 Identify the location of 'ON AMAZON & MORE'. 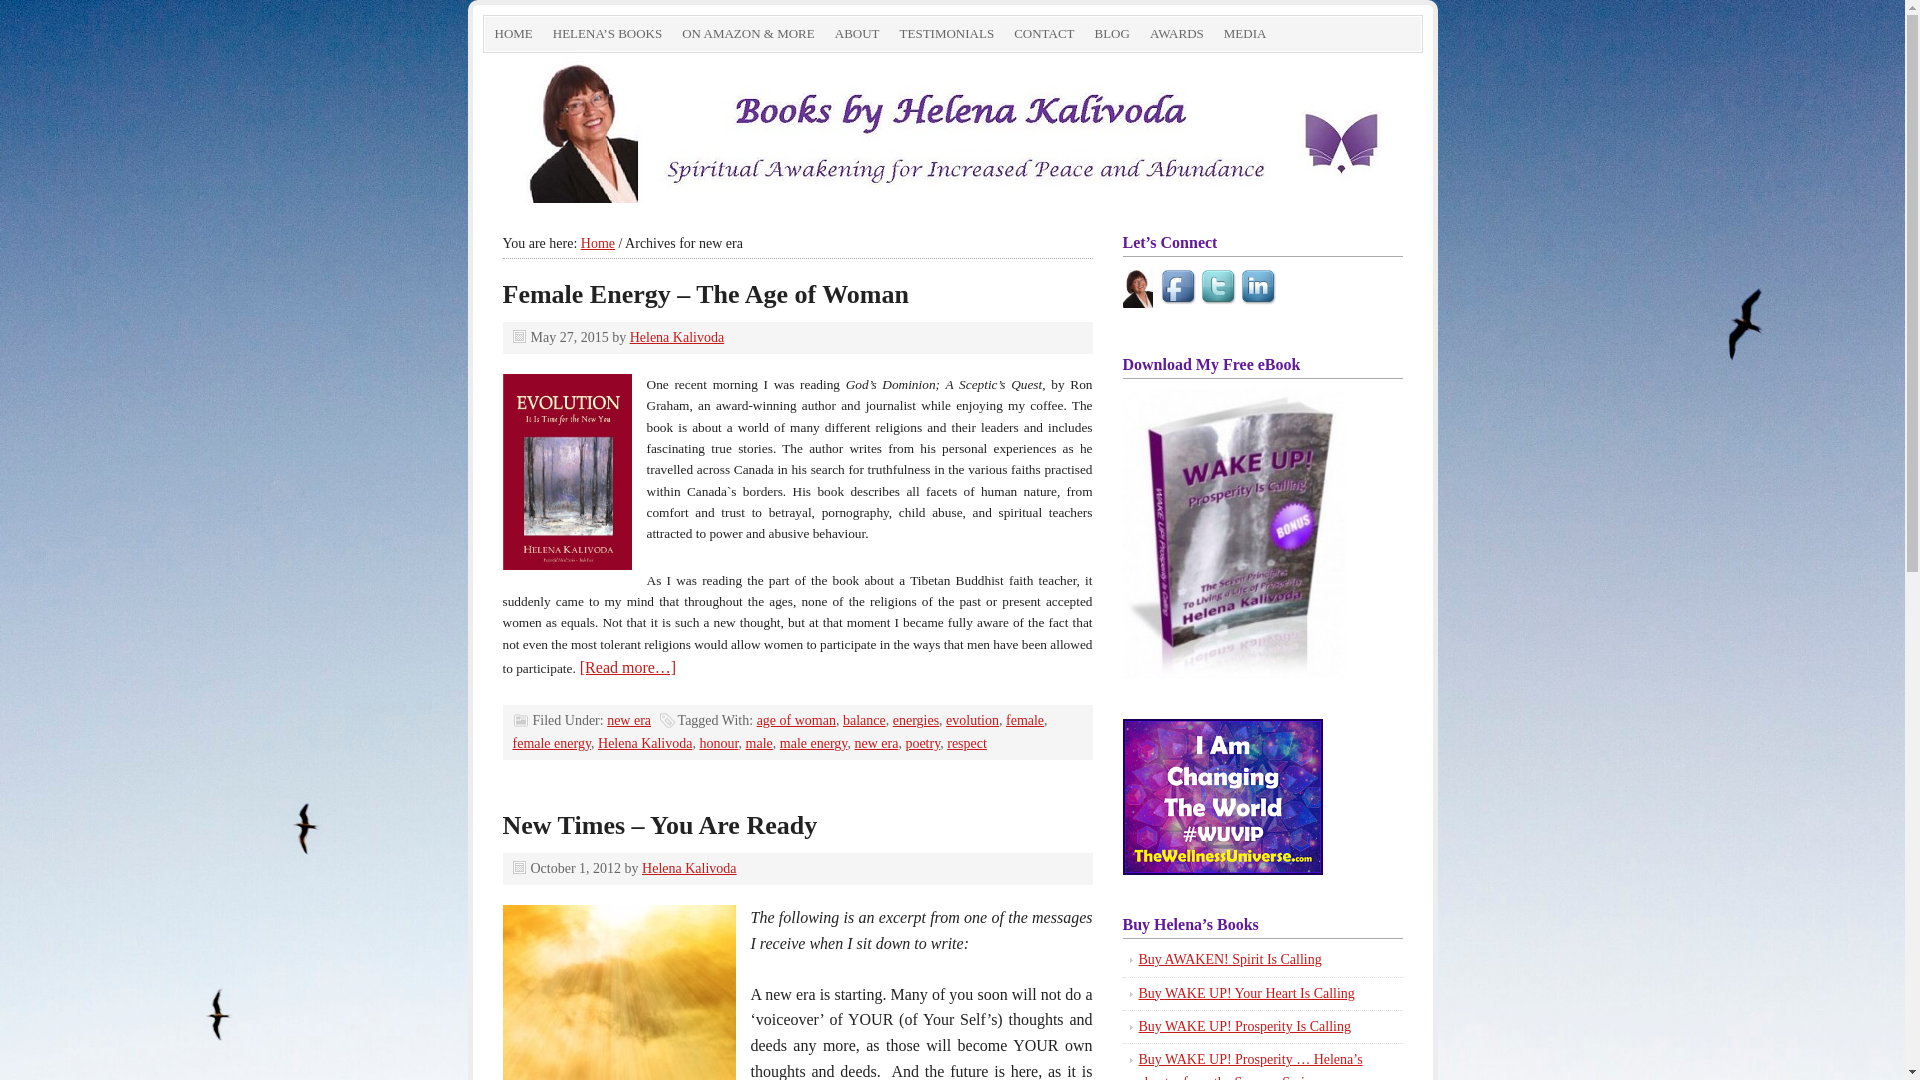
(747, 34).